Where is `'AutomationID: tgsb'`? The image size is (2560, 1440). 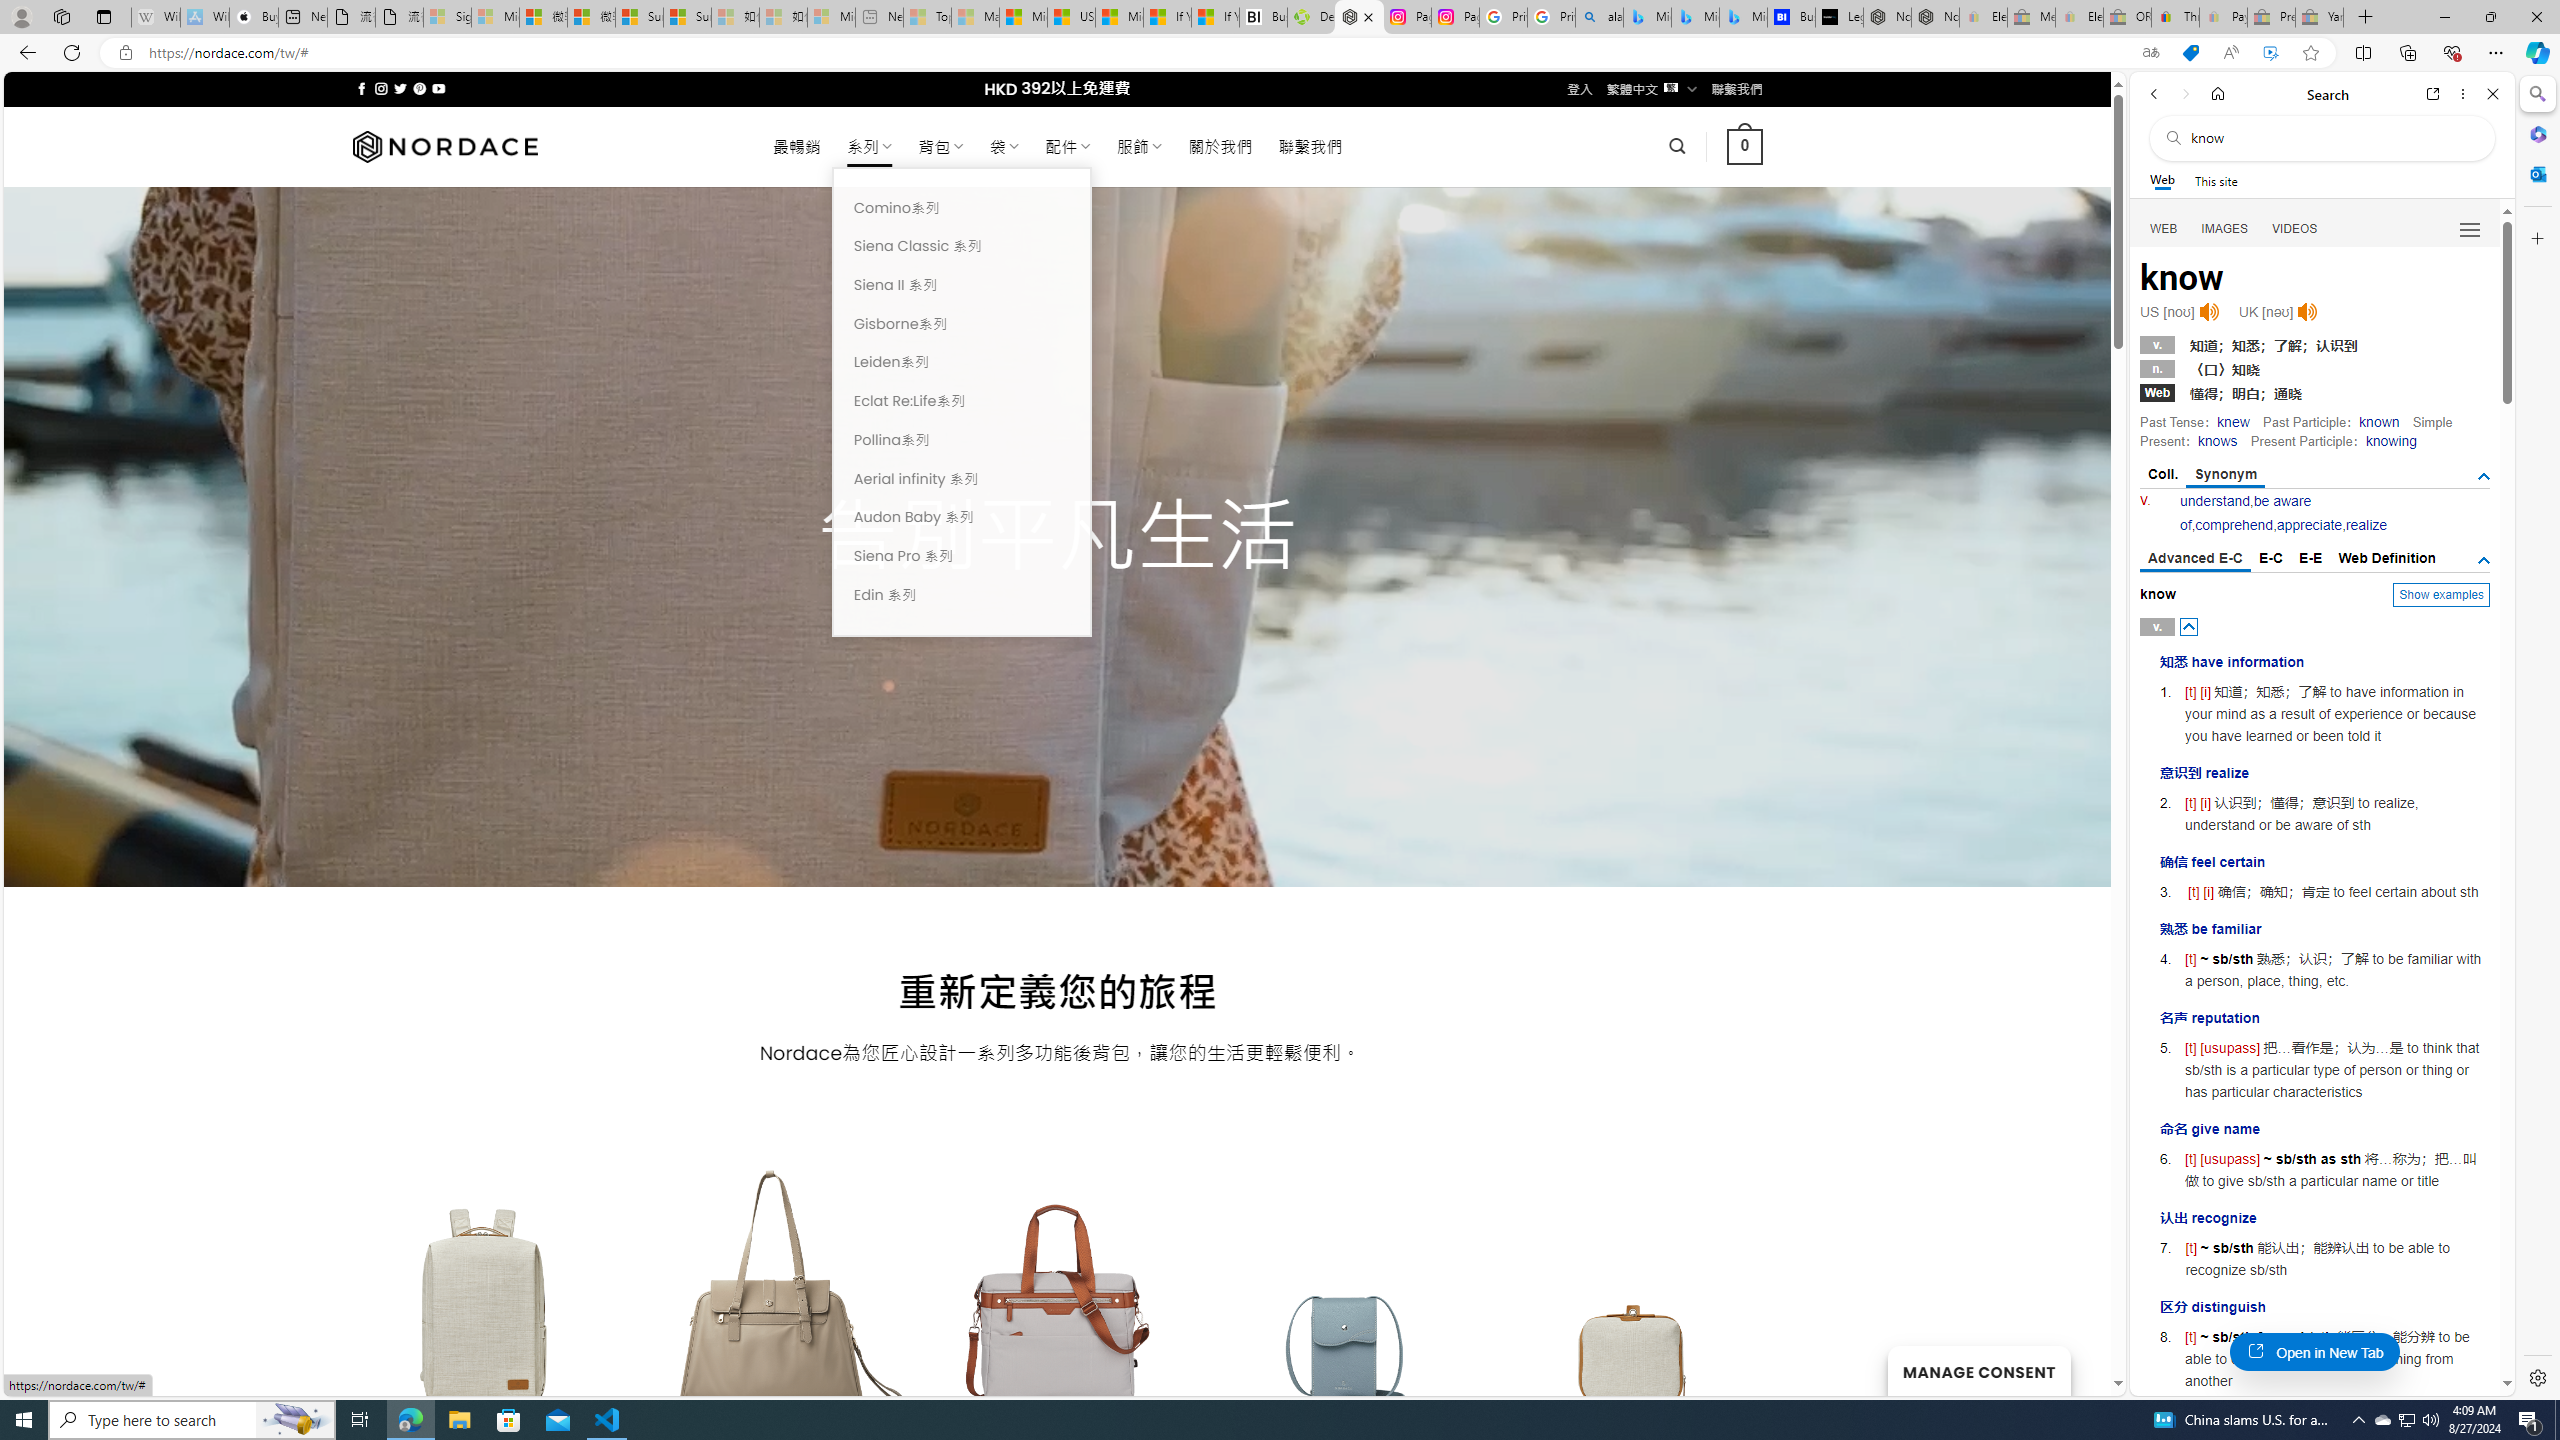
'AutomationID: tgsb' is located at coordinates (2483, 475).